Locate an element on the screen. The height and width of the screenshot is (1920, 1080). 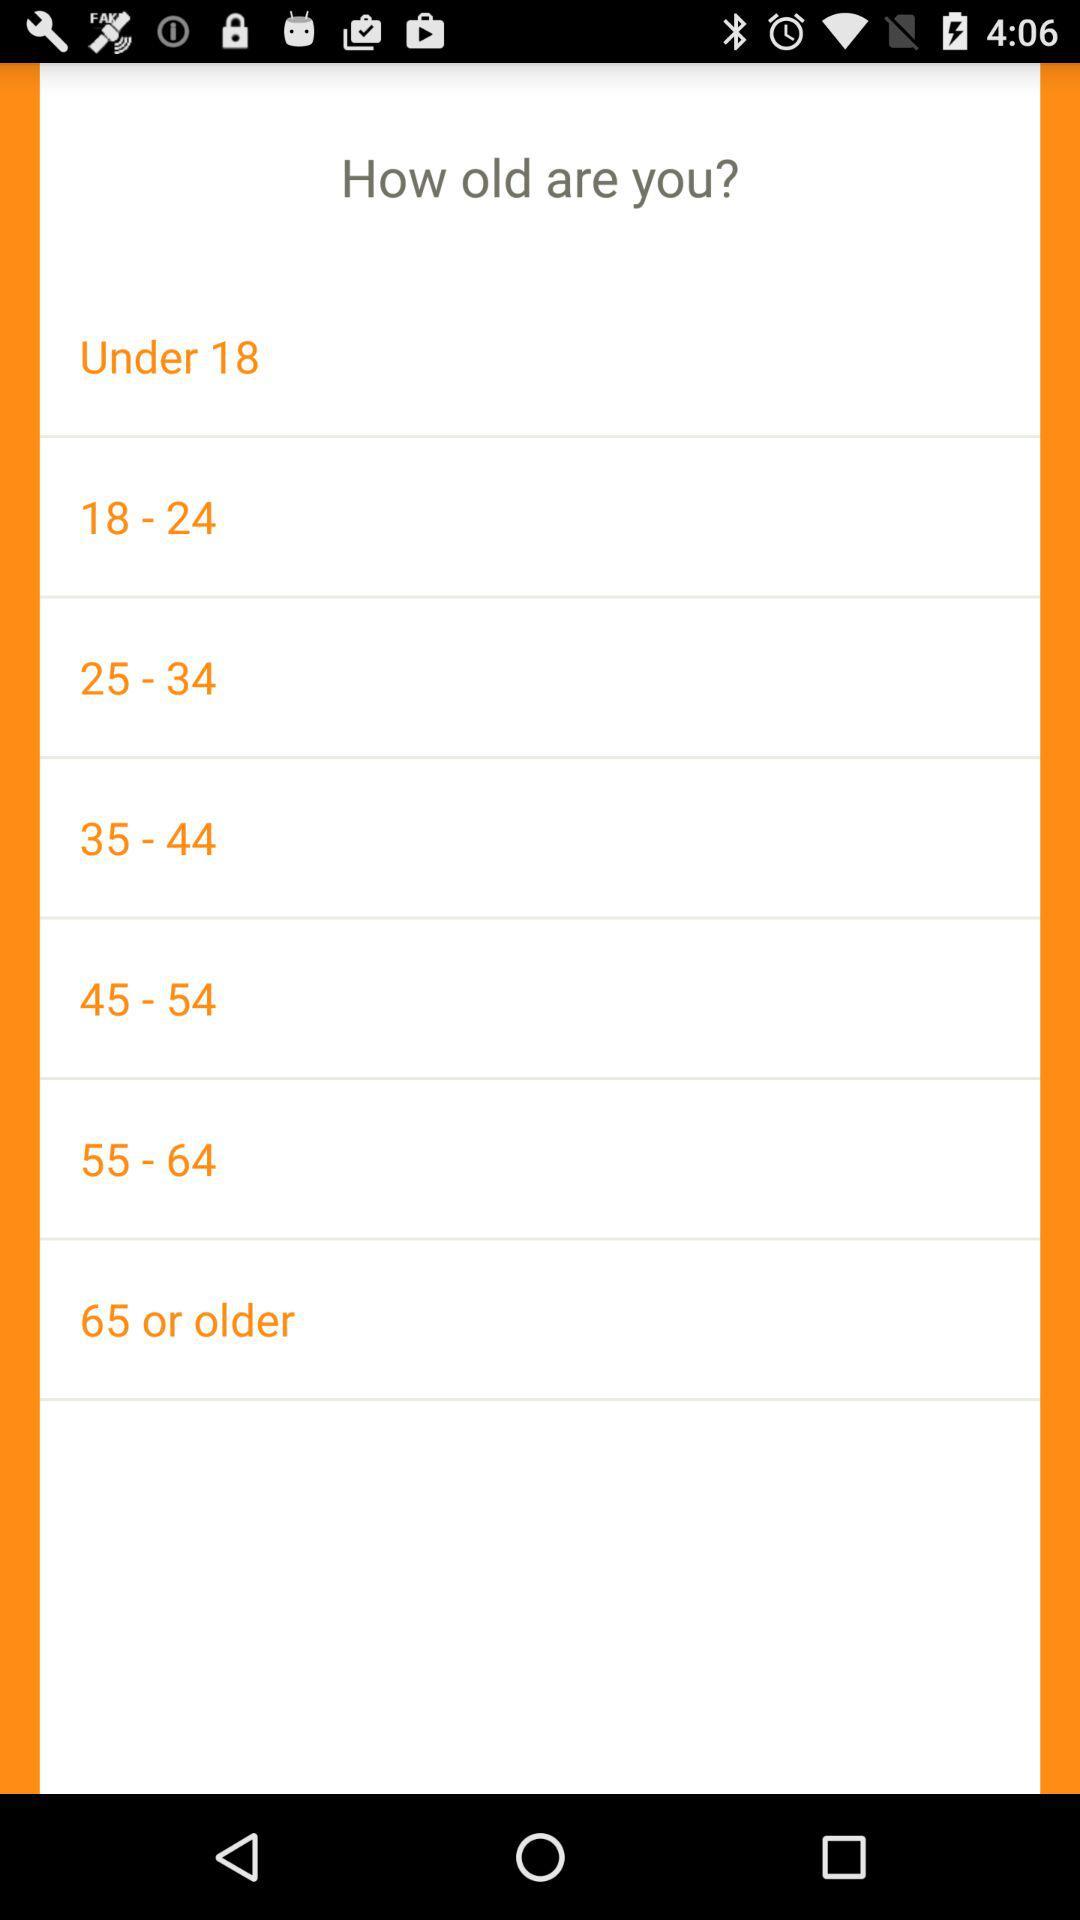
app above the 45 - 54 icon is located at coordinates (540, 837).